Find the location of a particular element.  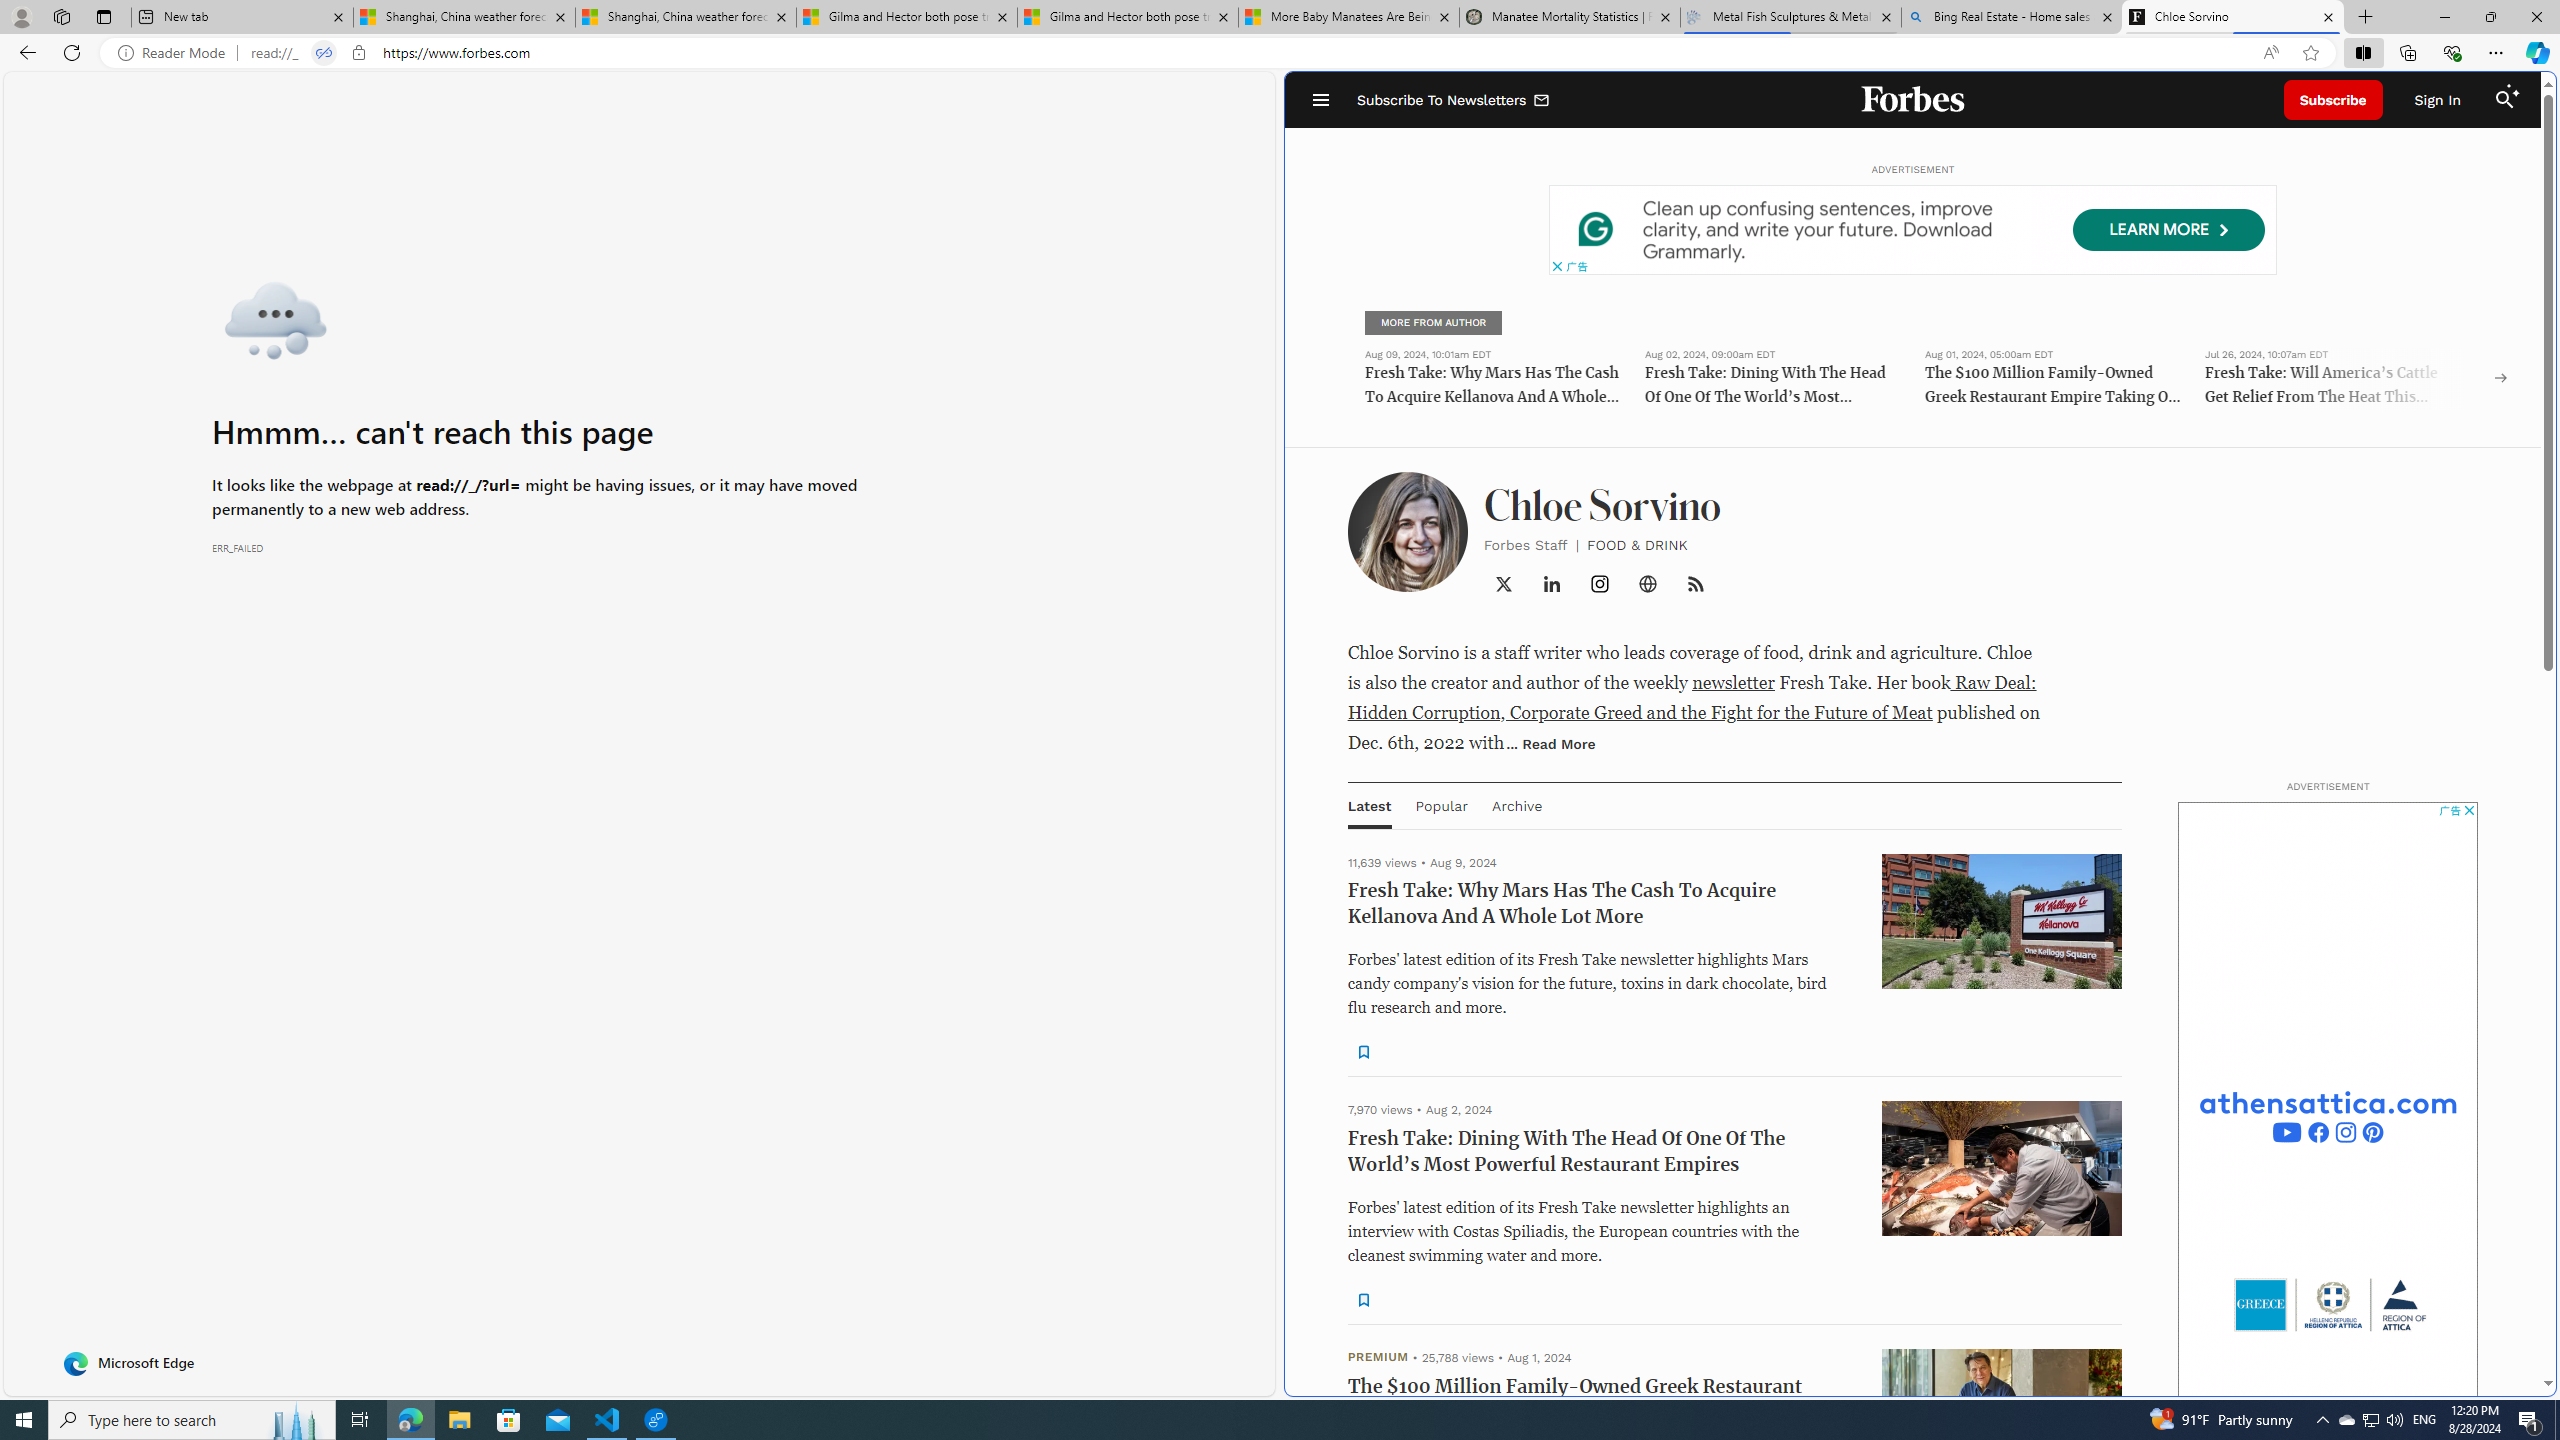

'Open Navigation Menu' is located at coordinates (1320, 99).